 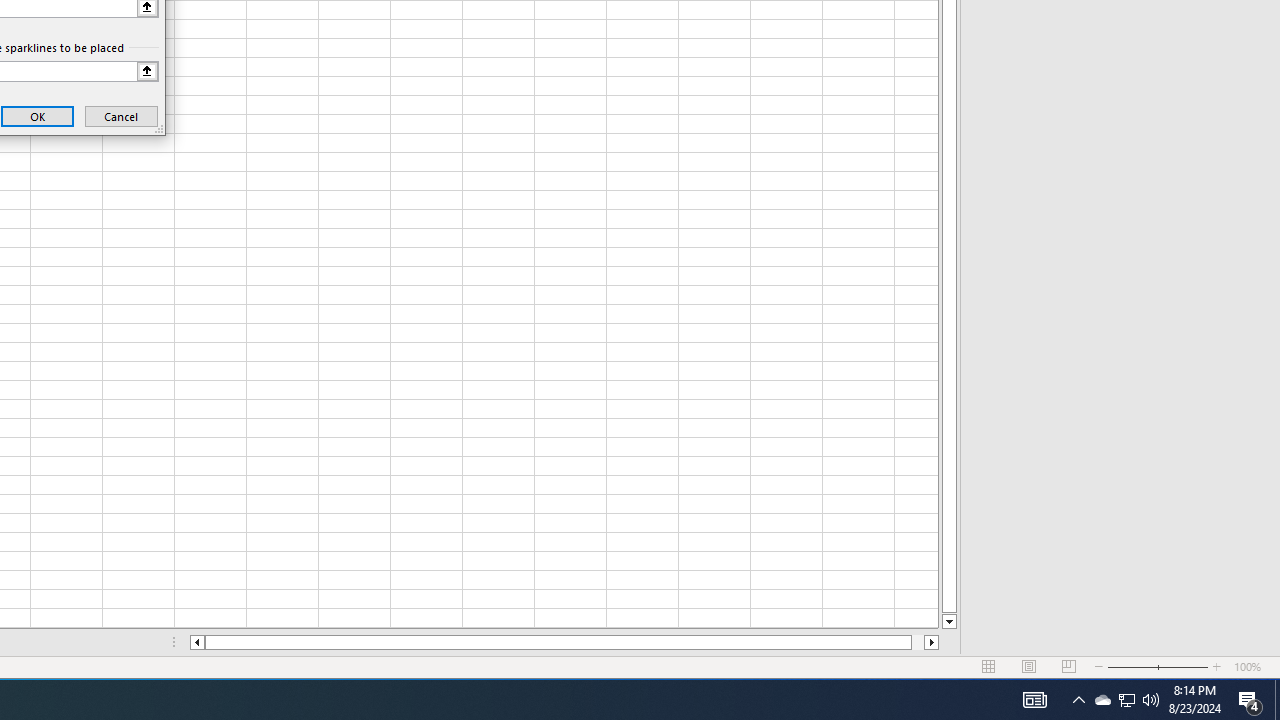 I want to click on 'Cancel', so click(x=120, y=116).